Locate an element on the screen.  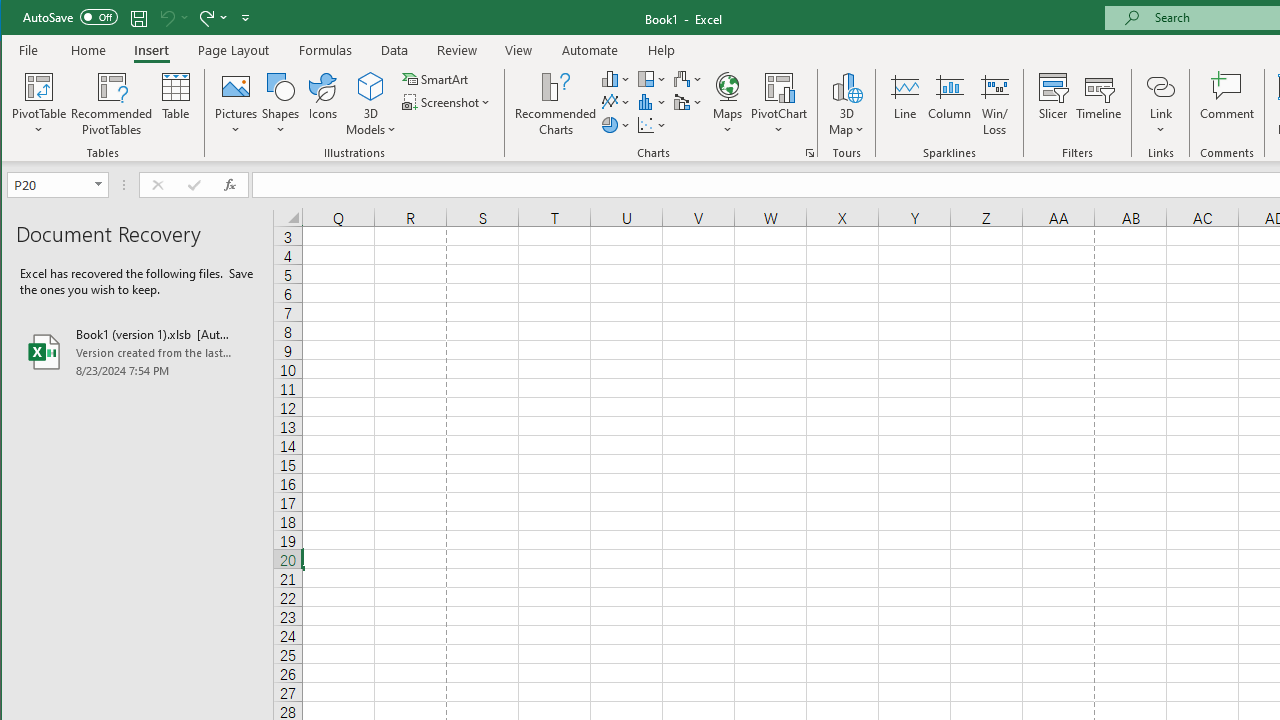
'Insert Scatter (X, Y) or Bubble Chart' is located at coordinates (652, 125).